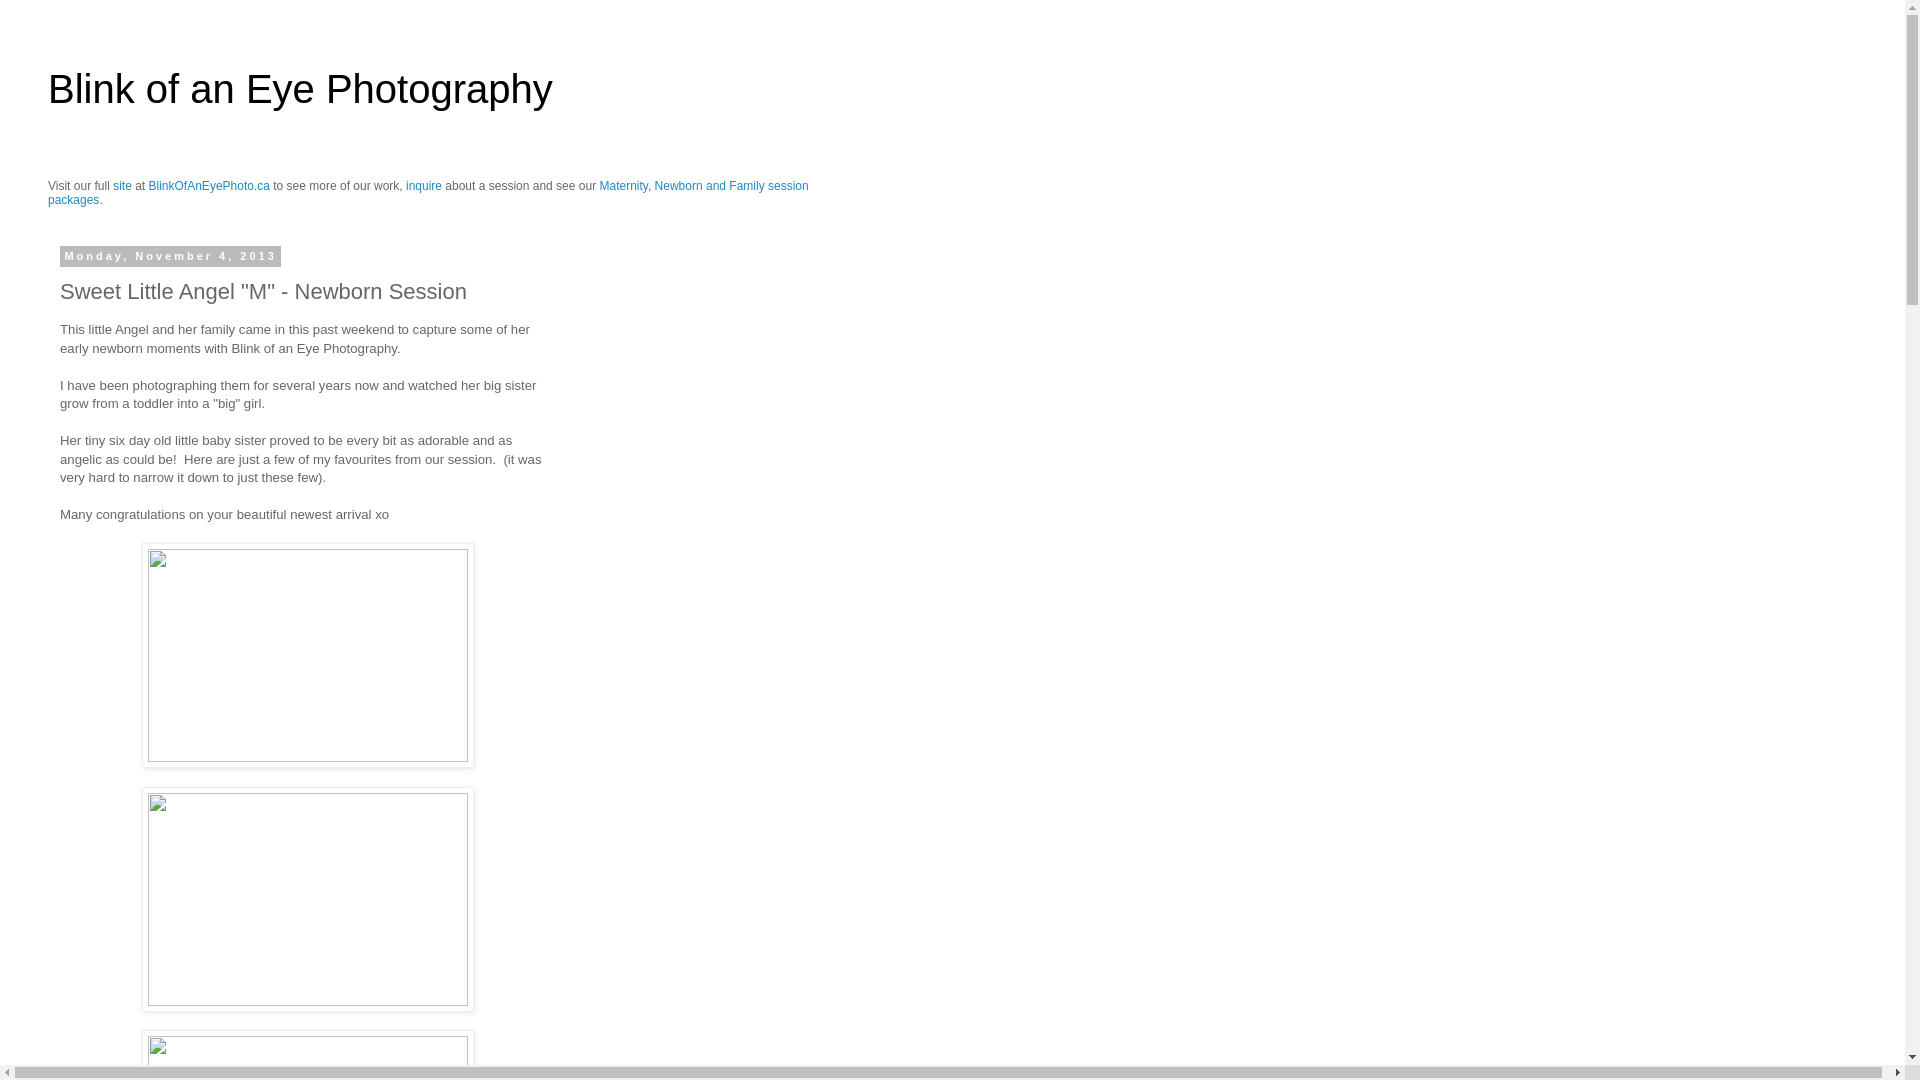 This screenshot has width=1920, height=1080. I want to click on 'Maternity, Newborn and Family session packages', so click(427, 192).